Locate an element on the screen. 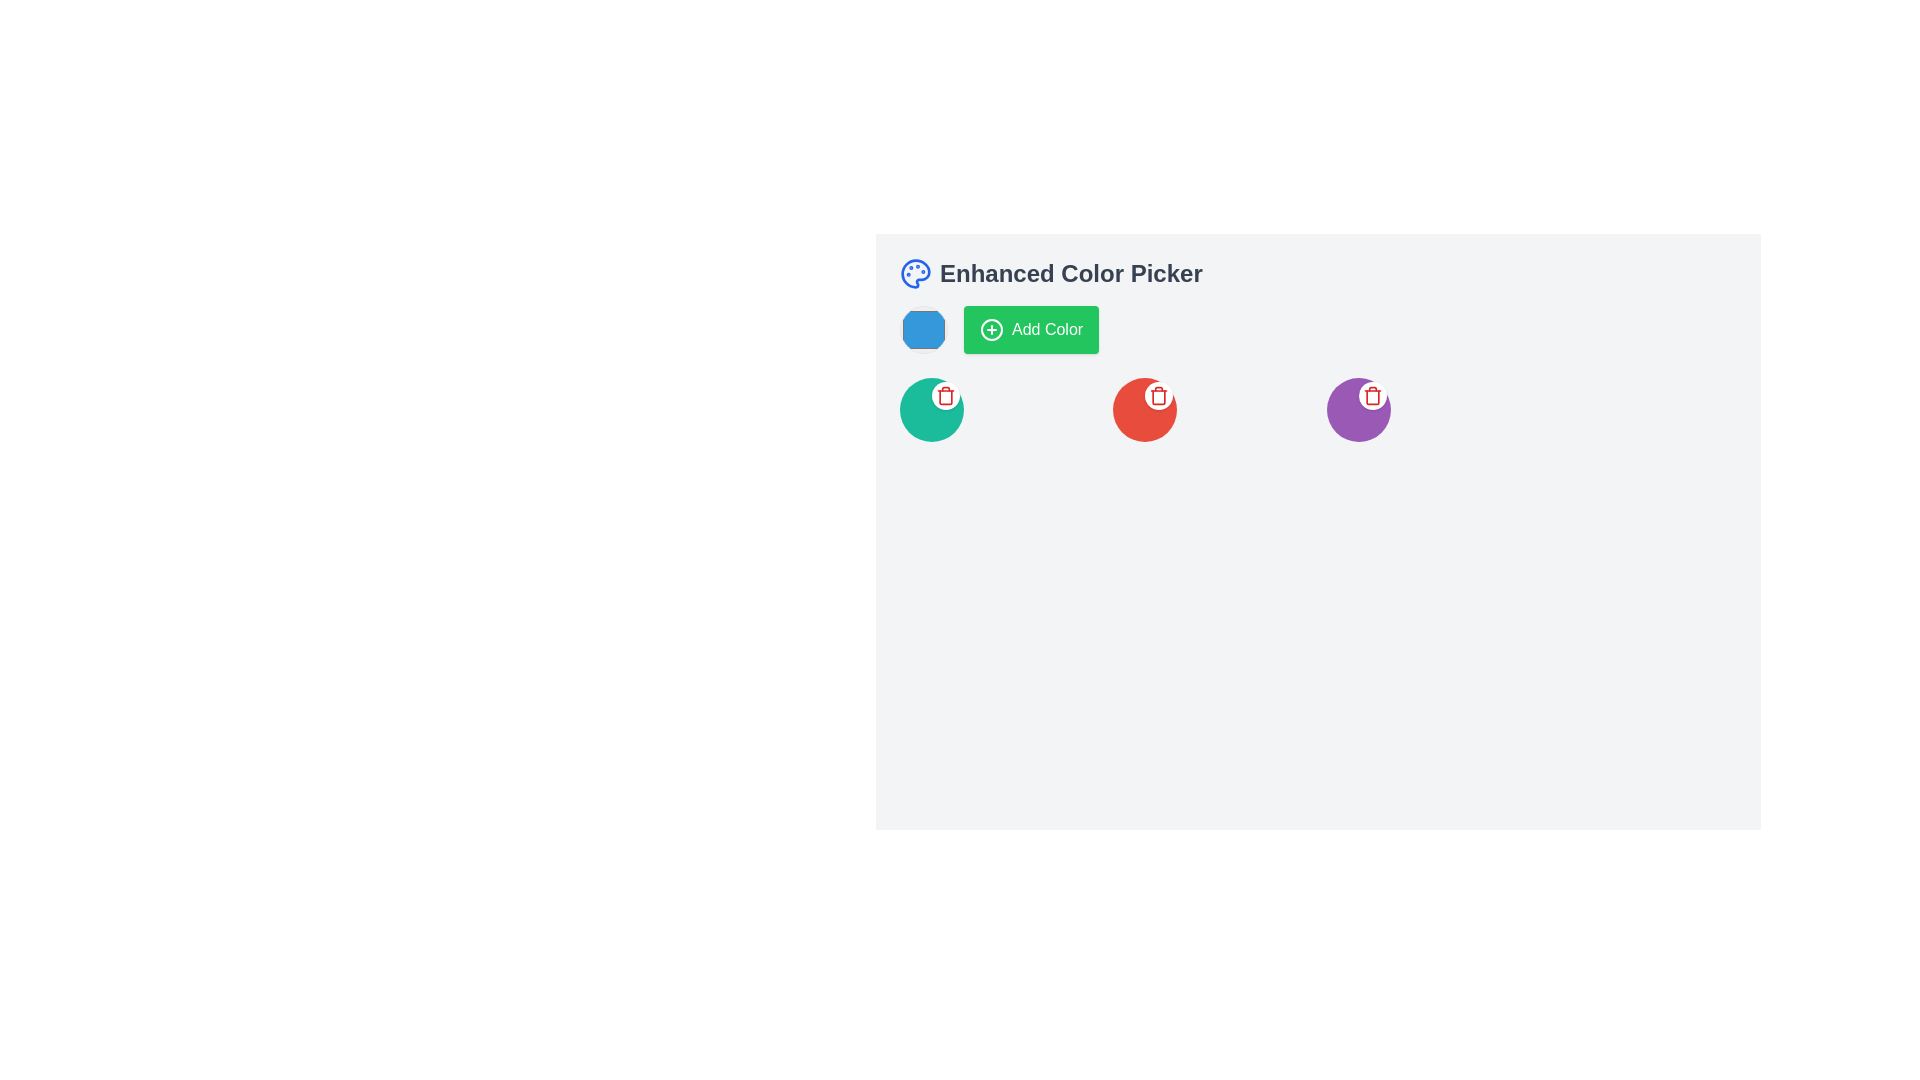 Image resolution: width=1920 pixels, height=1080 pixels. the trash icon button located in the top-right corner of the teal circular area beneath the 'Enhanced Color Picker' interface title is located at coordinates (944, 396).